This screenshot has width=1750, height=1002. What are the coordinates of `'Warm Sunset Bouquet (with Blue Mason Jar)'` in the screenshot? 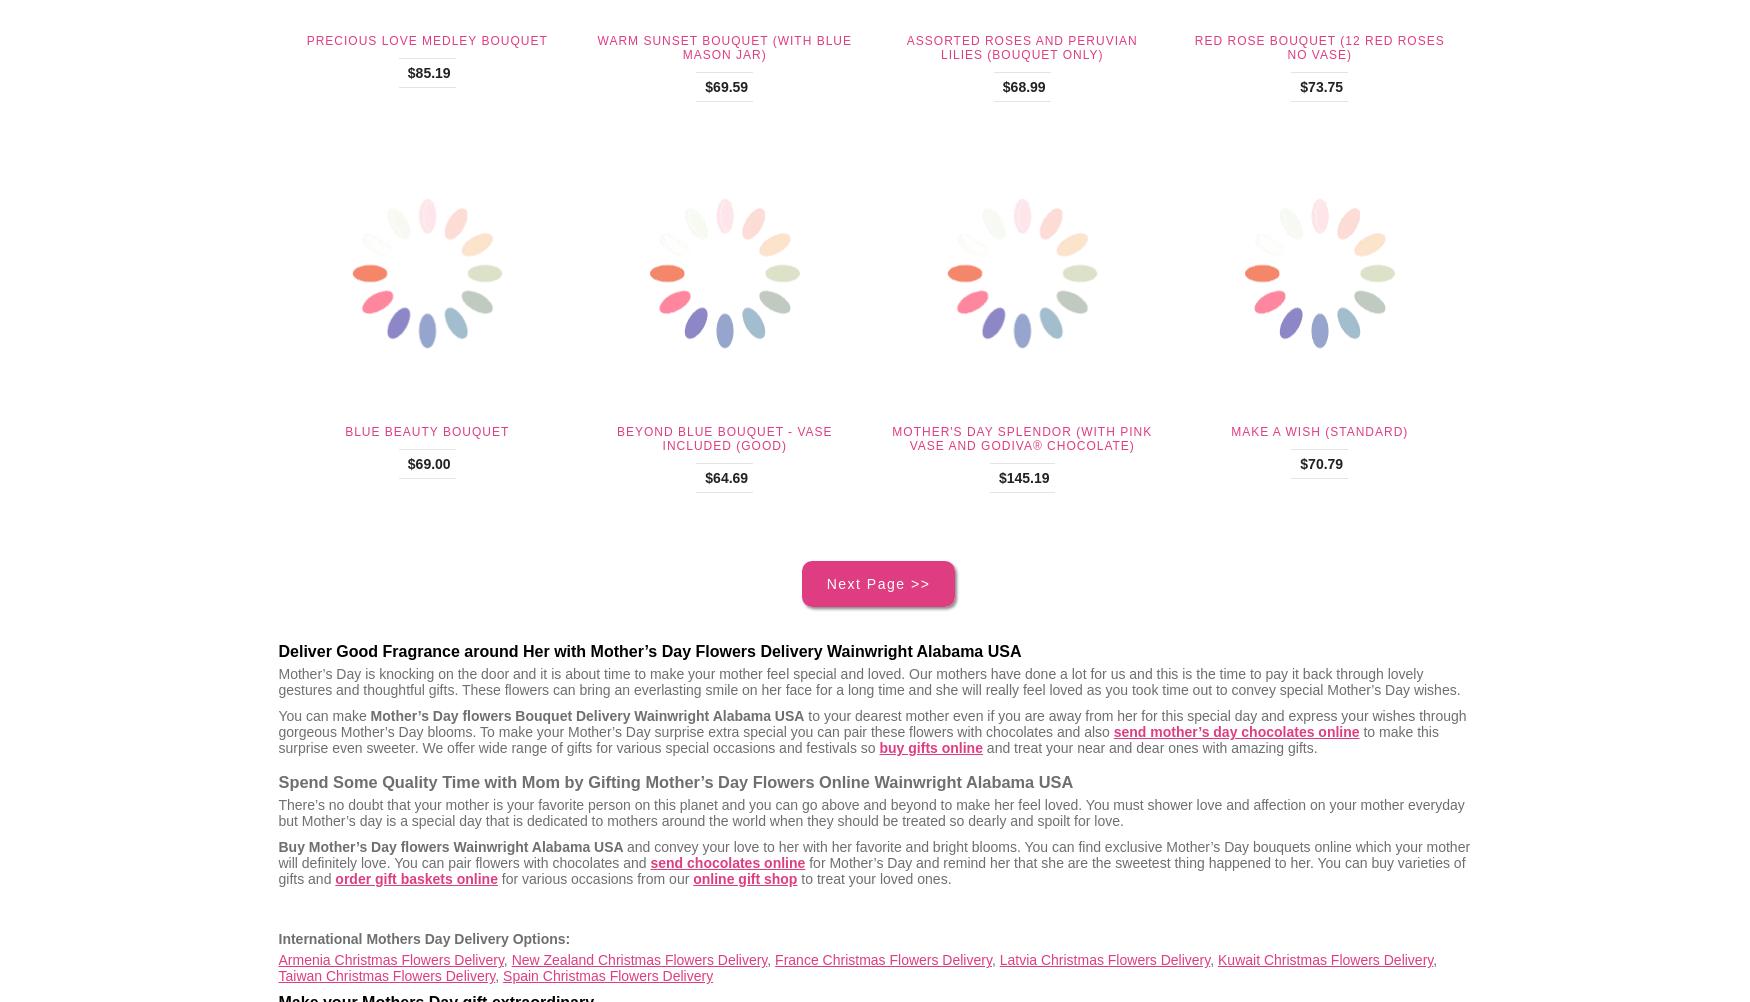 It's located at (723, 46).